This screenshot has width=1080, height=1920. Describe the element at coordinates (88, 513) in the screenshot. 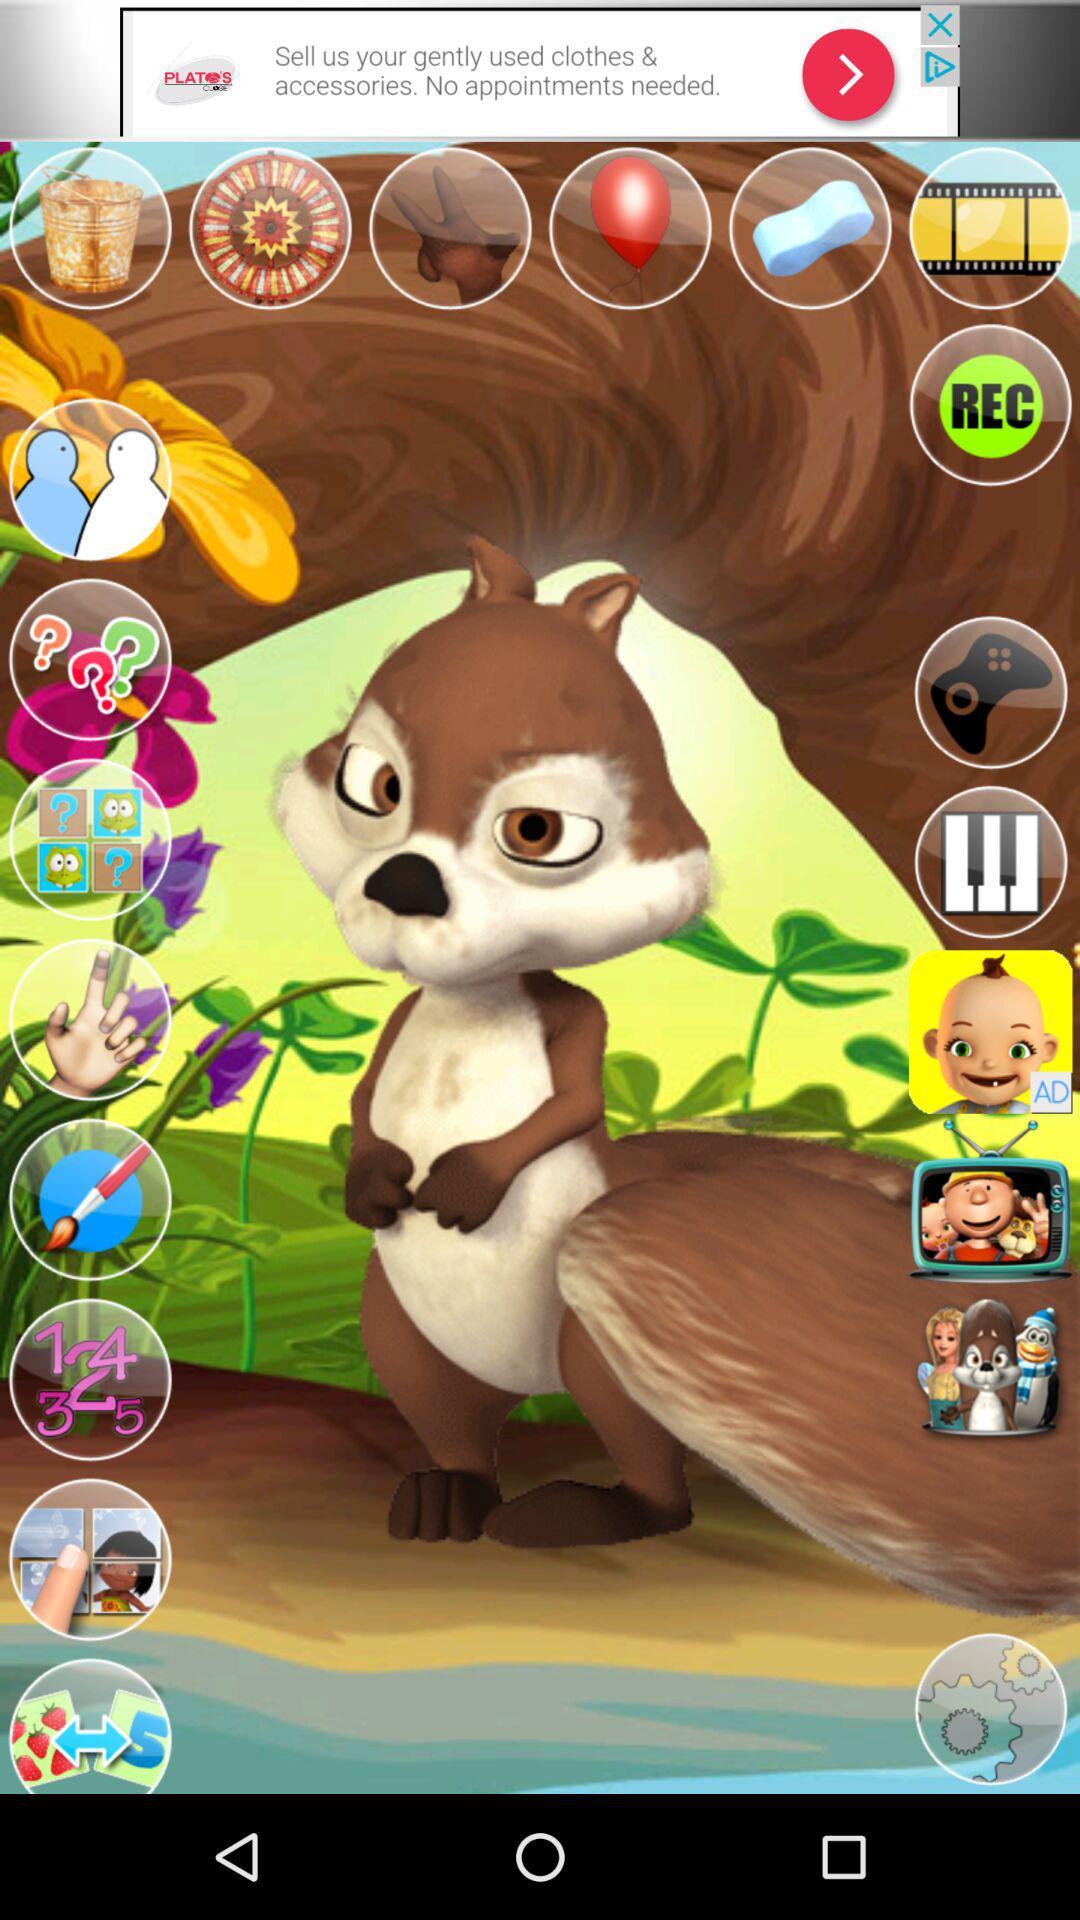

I see `the group icon` at that location.